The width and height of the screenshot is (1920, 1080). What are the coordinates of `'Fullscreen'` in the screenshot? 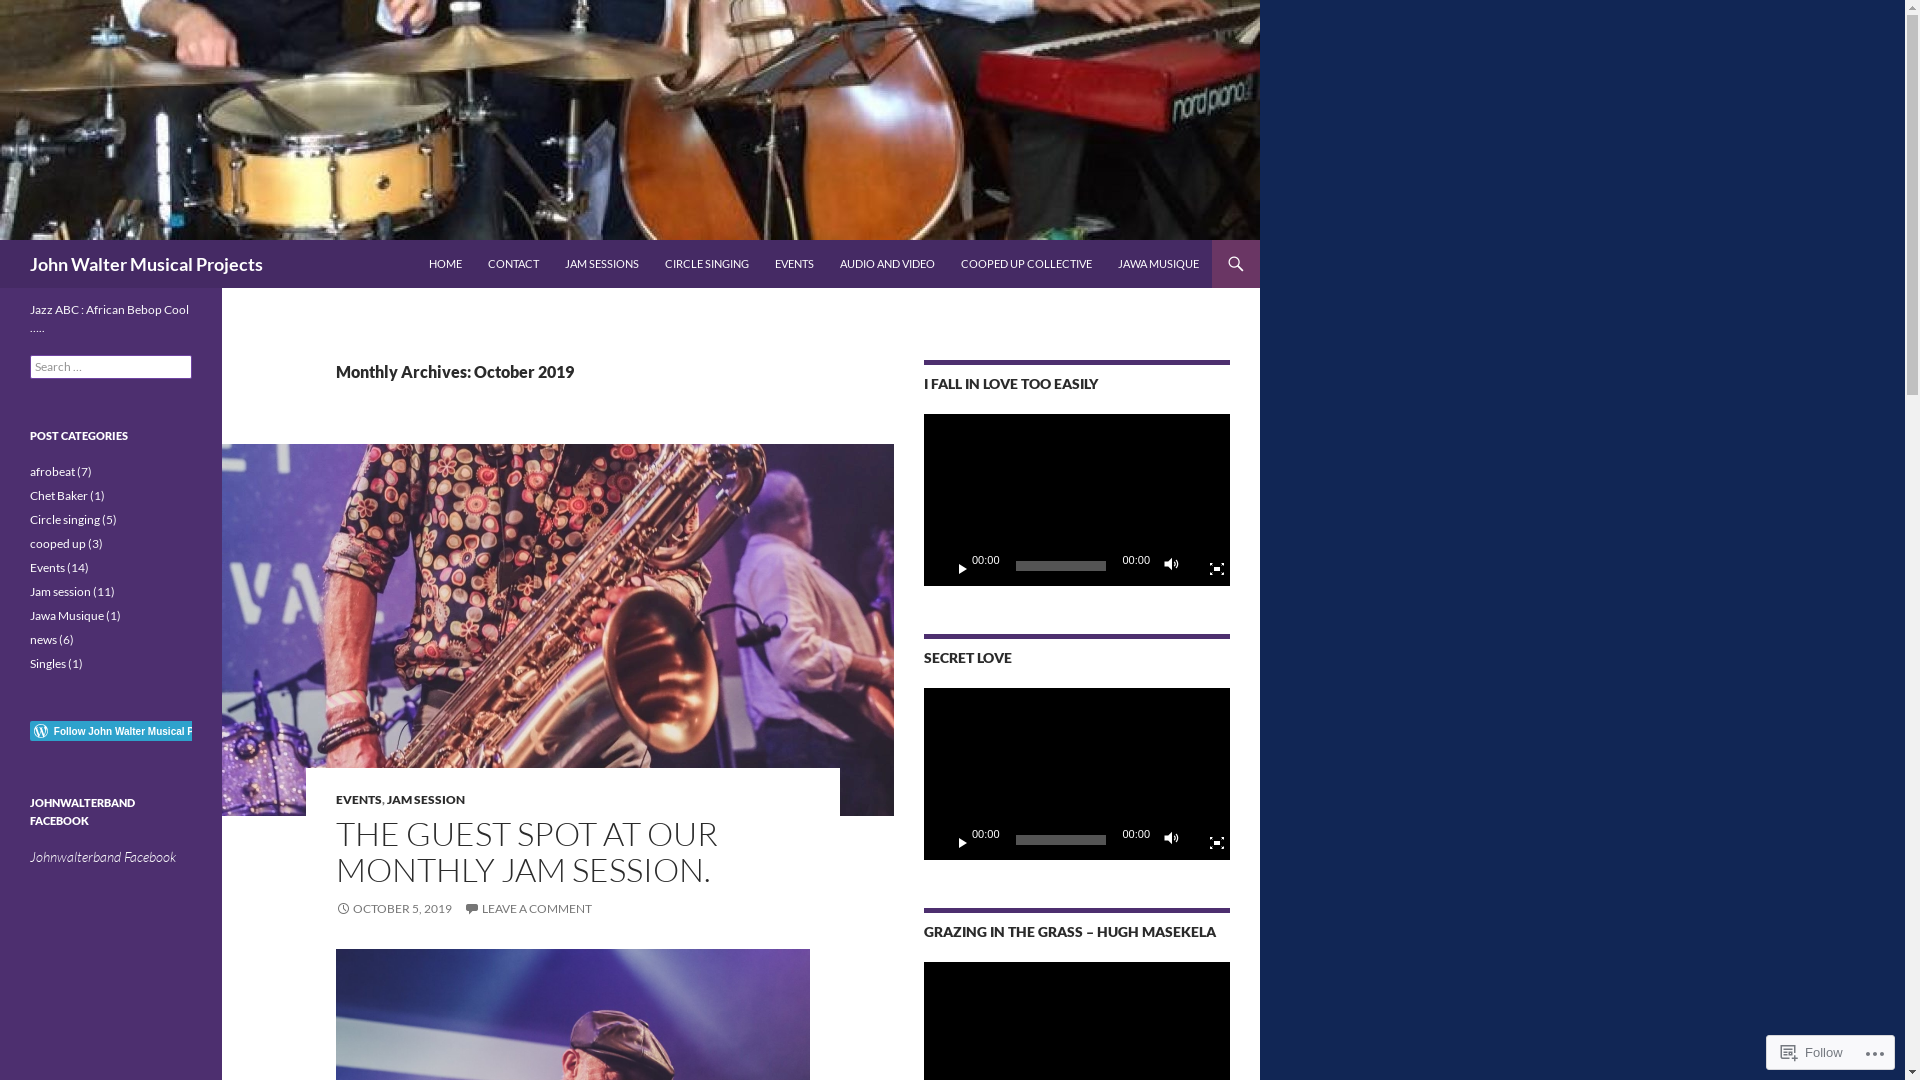 It's located at (1208, 840).